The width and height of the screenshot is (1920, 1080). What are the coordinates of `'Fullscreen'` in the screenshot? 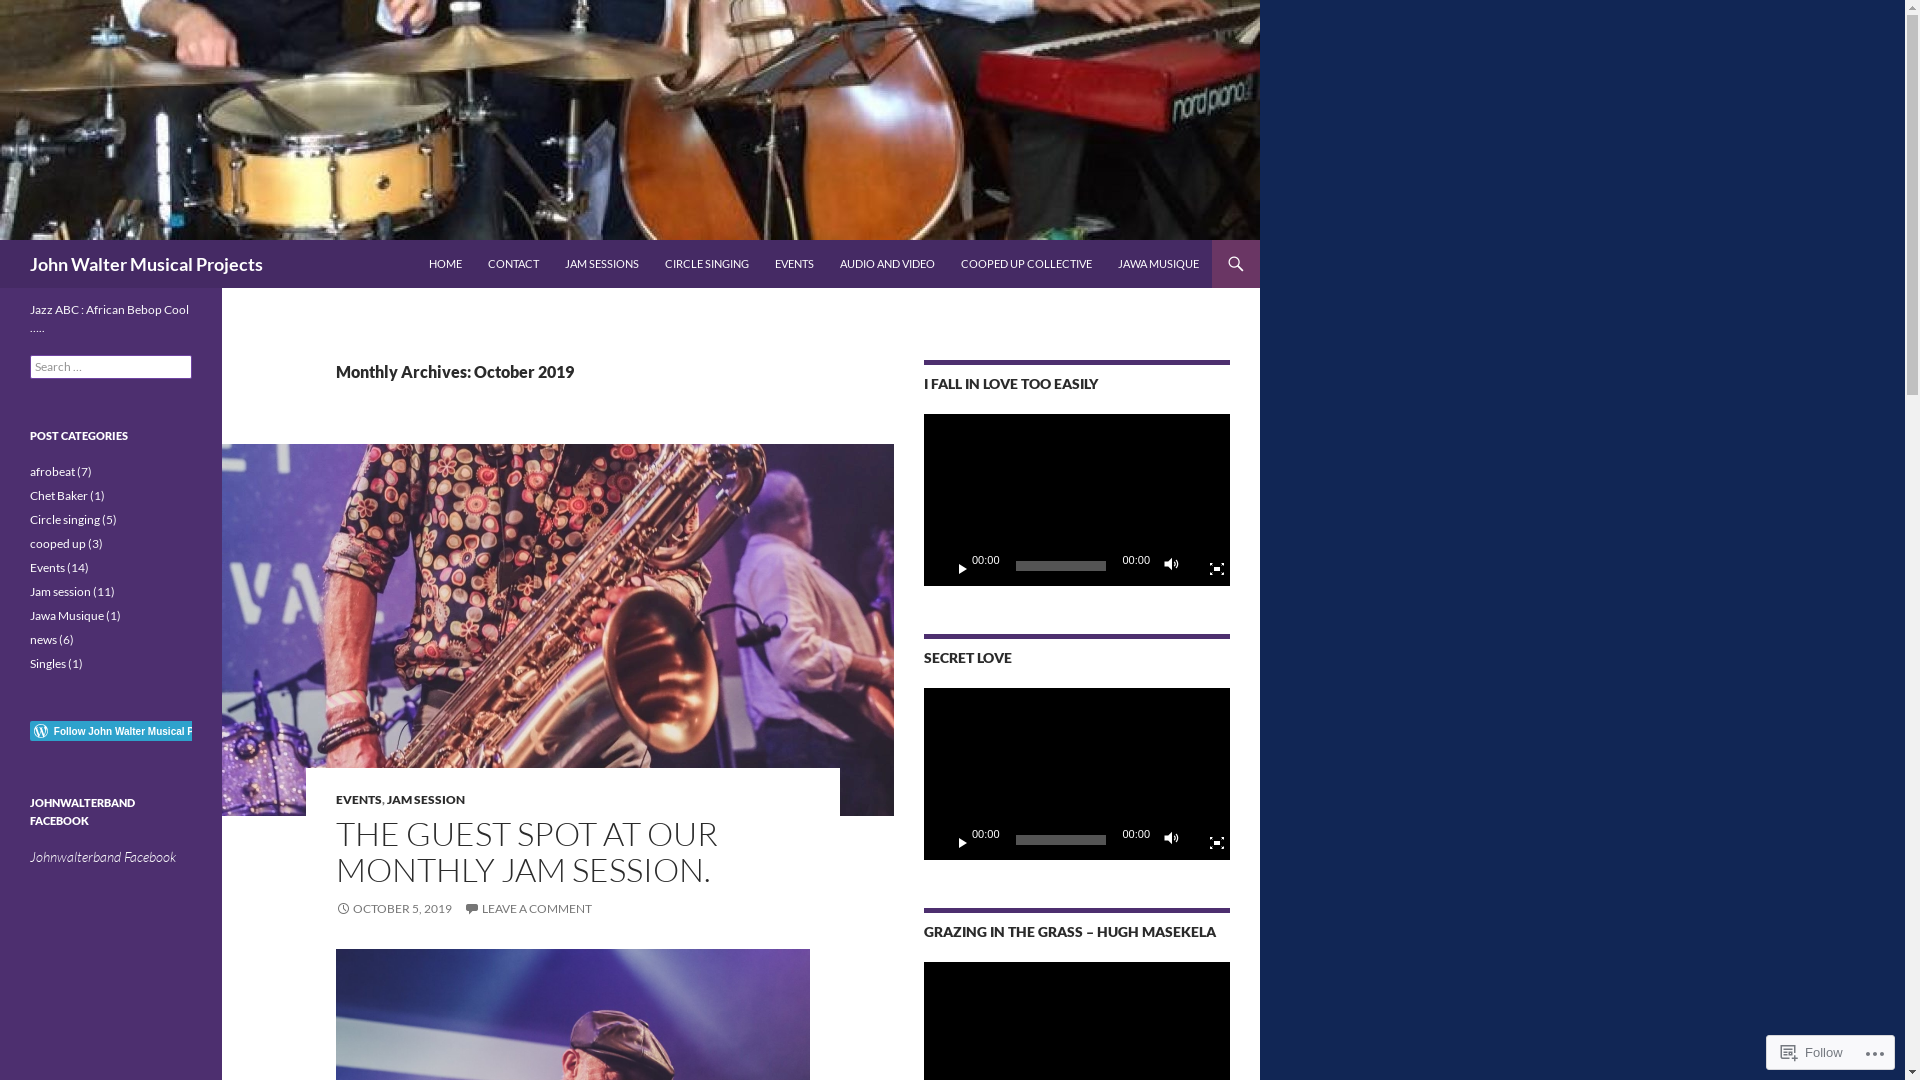 It's located at (1208, 840).